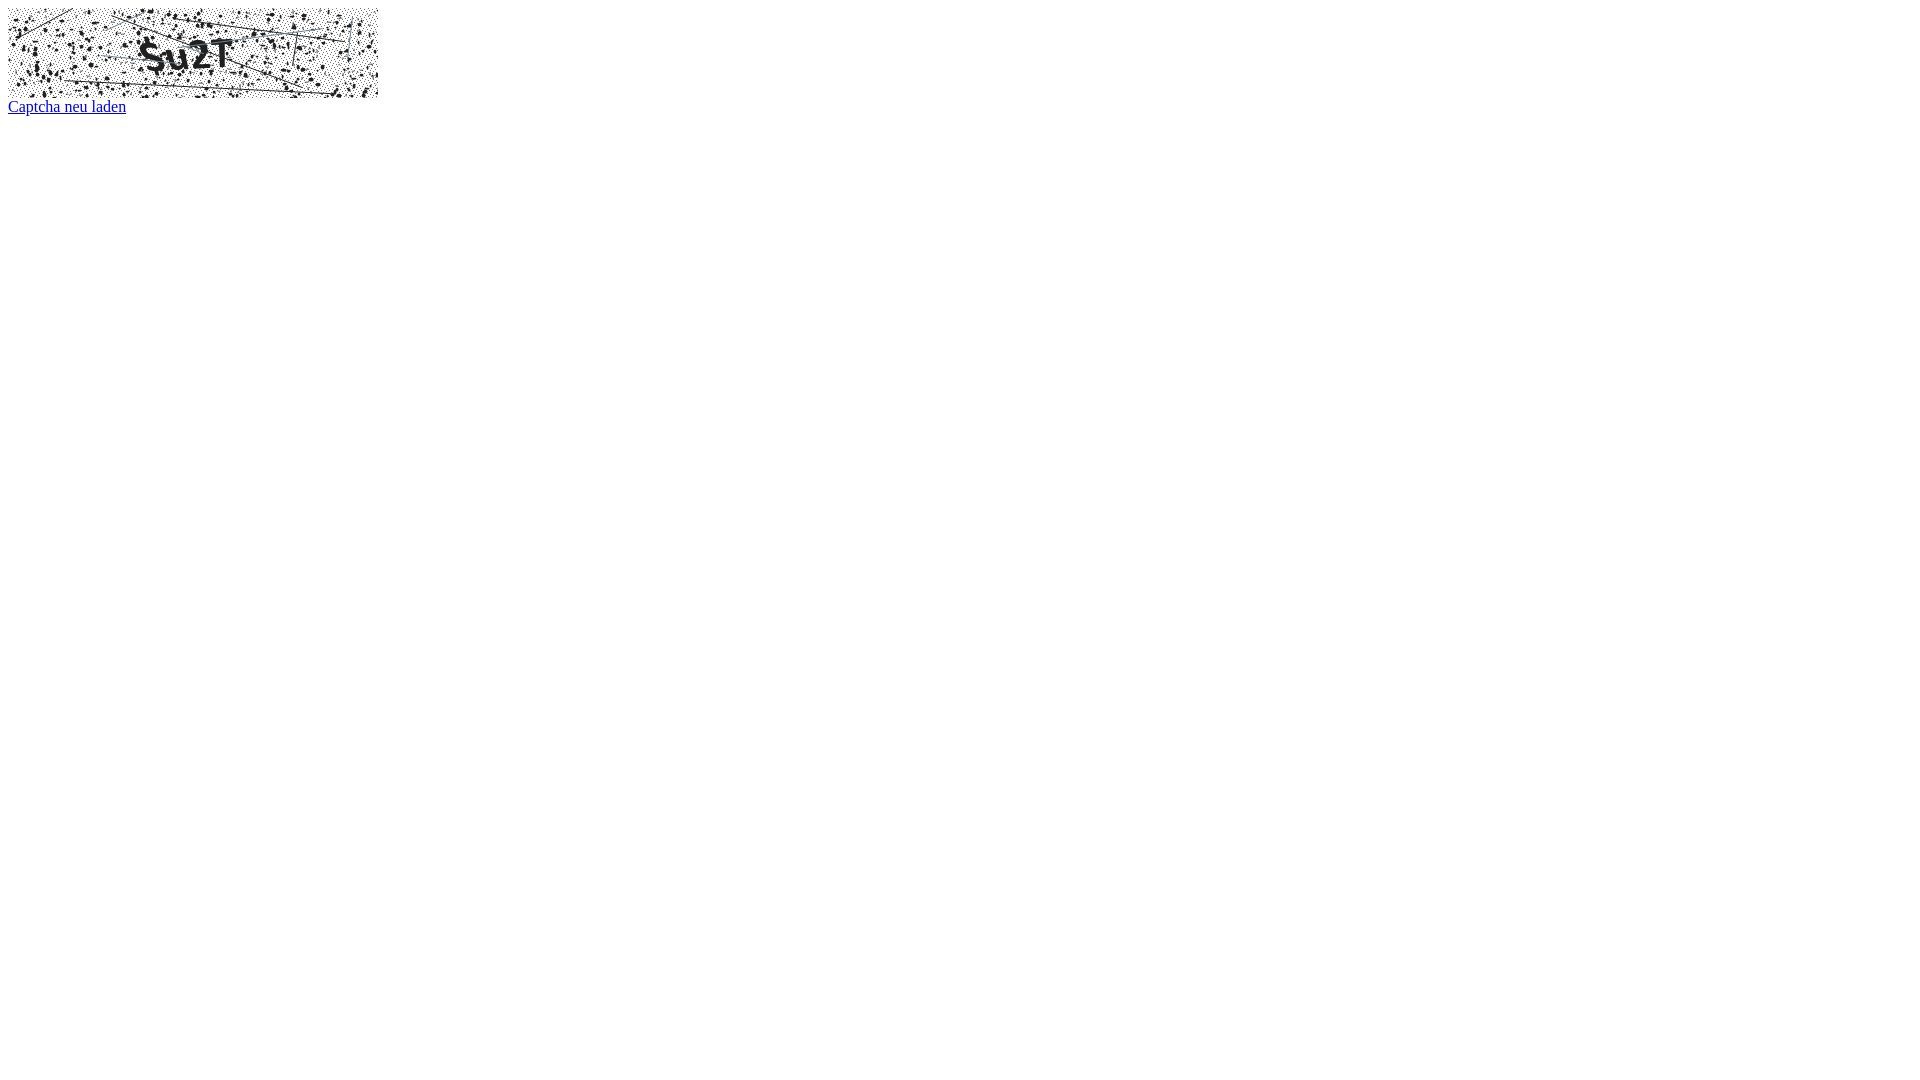 This screenshot has width=1920, height=1080. What do you see at coordinates (67, 106) in the screenshot?
I see `'Captcha neu laden'` at bounding box center [67, 106].